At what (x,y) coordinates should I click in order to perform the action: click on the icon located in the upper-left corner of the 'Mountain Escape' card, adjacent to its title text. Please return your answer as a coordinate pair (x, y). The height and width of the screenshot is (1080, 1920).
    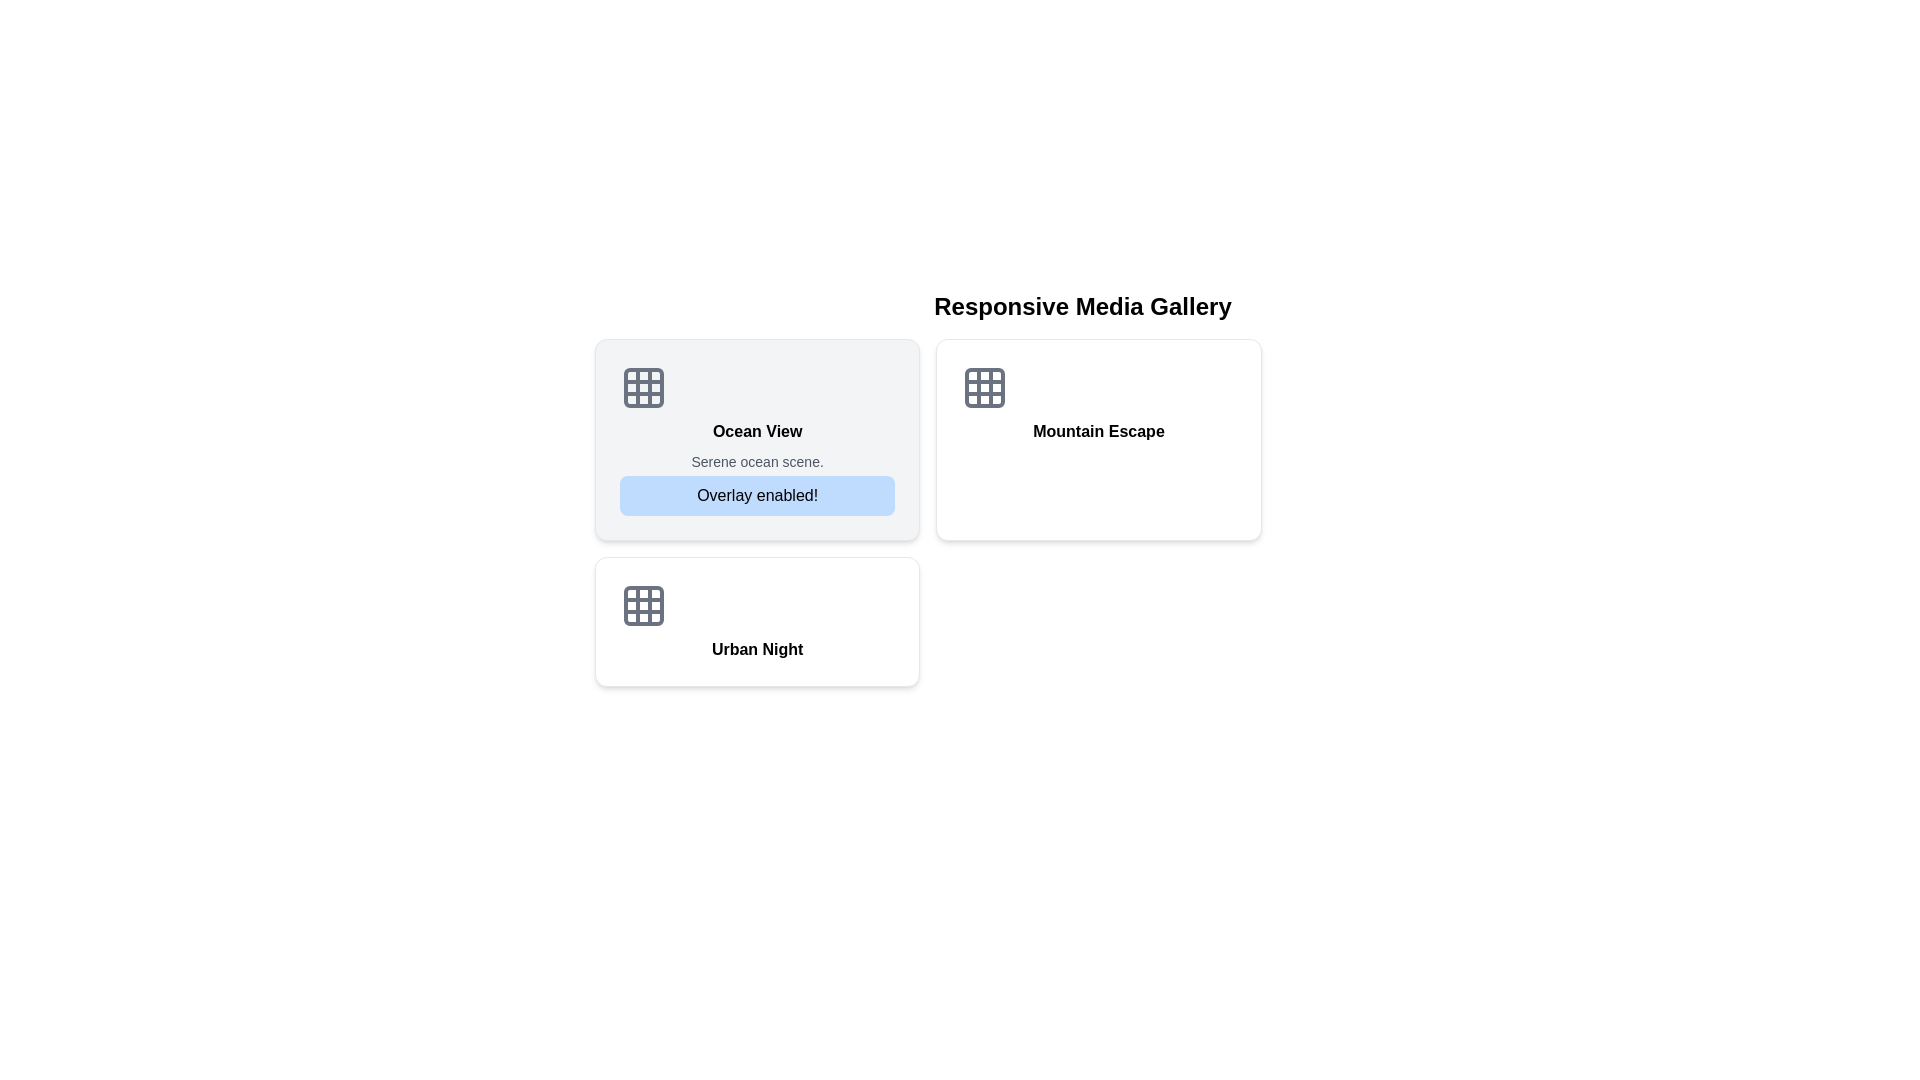
    Looking at the image, I should click on (985, 388).